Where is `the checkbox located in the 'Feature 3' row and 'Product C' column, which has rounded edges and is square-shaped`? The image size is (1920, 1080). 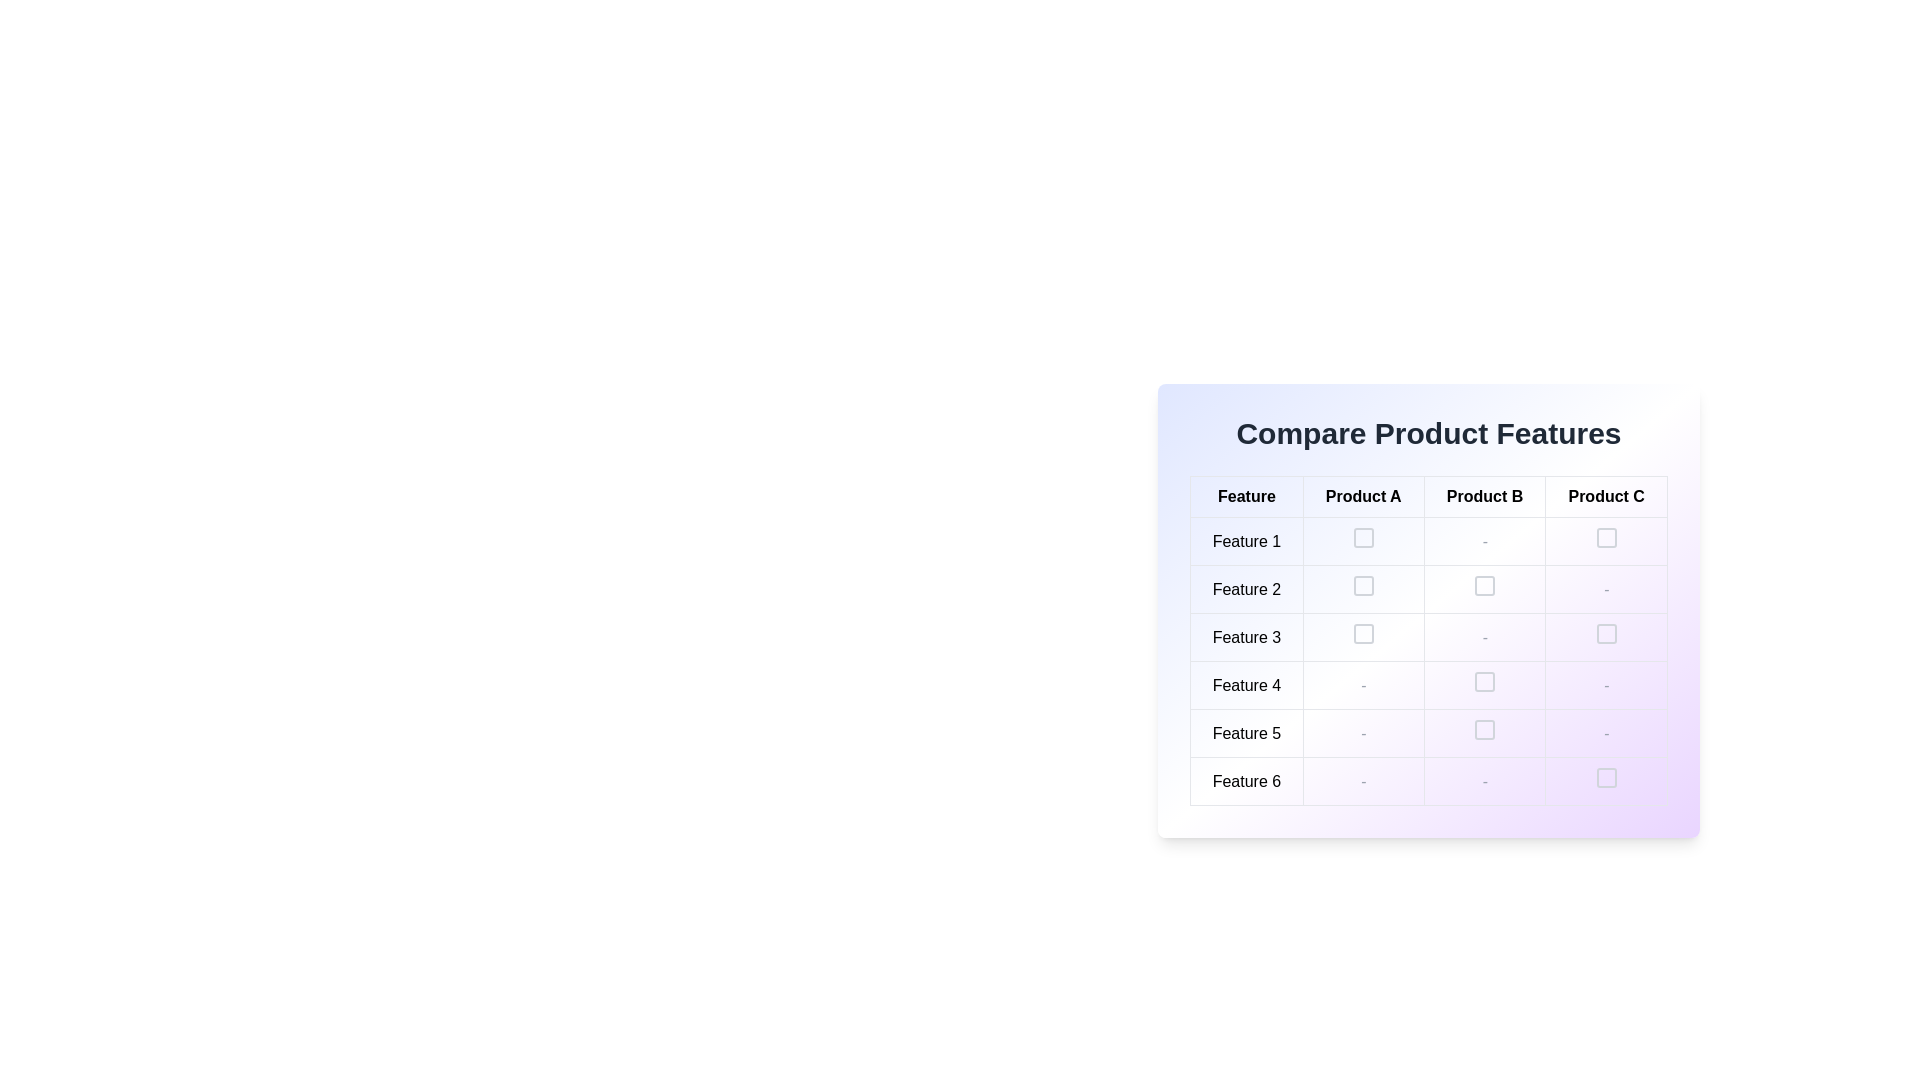 the checkbox located in the 'Feature 3' row and 'Product C' column, which has rounded edges and is square-shaped is located at coordinates (1606, 637).